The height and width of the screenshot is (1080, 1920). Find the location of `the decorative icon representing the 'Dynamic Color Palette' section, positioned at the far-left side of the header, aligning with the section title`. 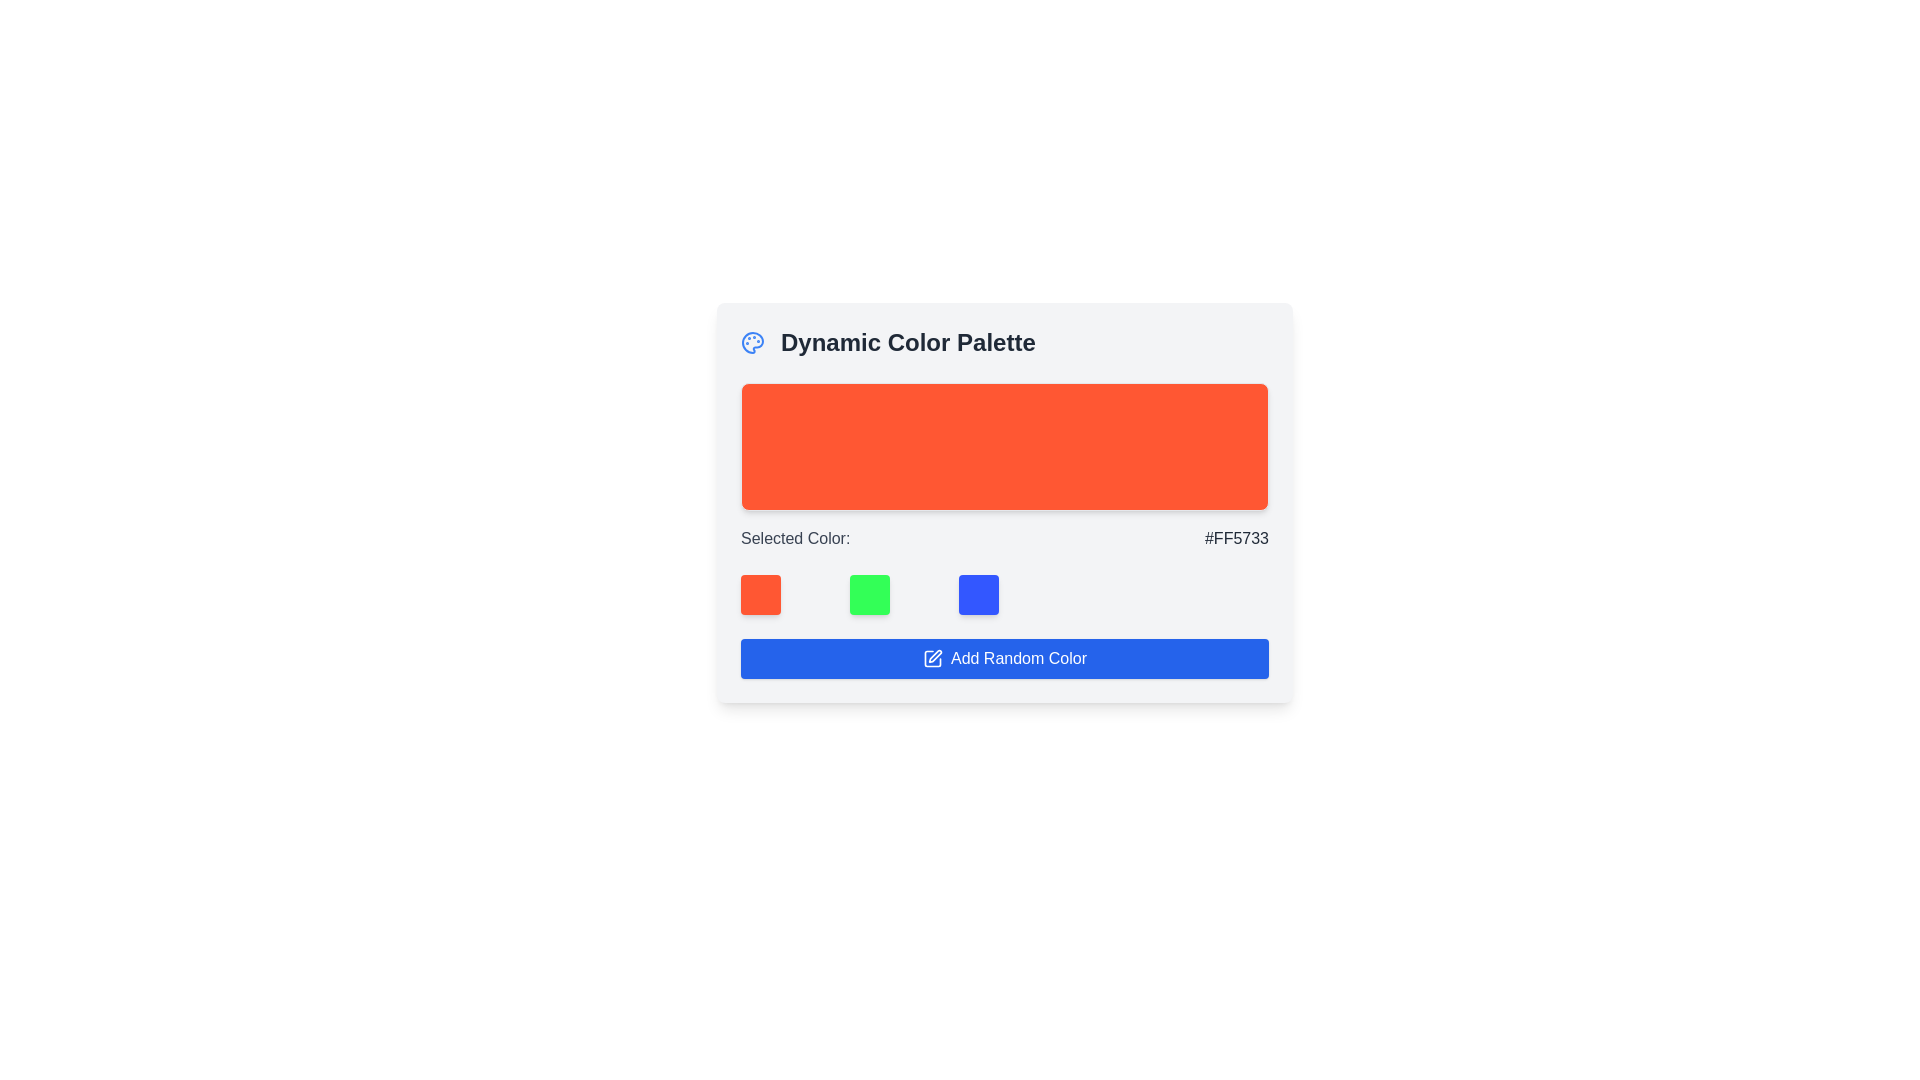

the decorative icon representing the 'Dynamic Color Palette' section, positioned at the far-left side of the header, aligning with the section title is located at coordinates (752, 342).